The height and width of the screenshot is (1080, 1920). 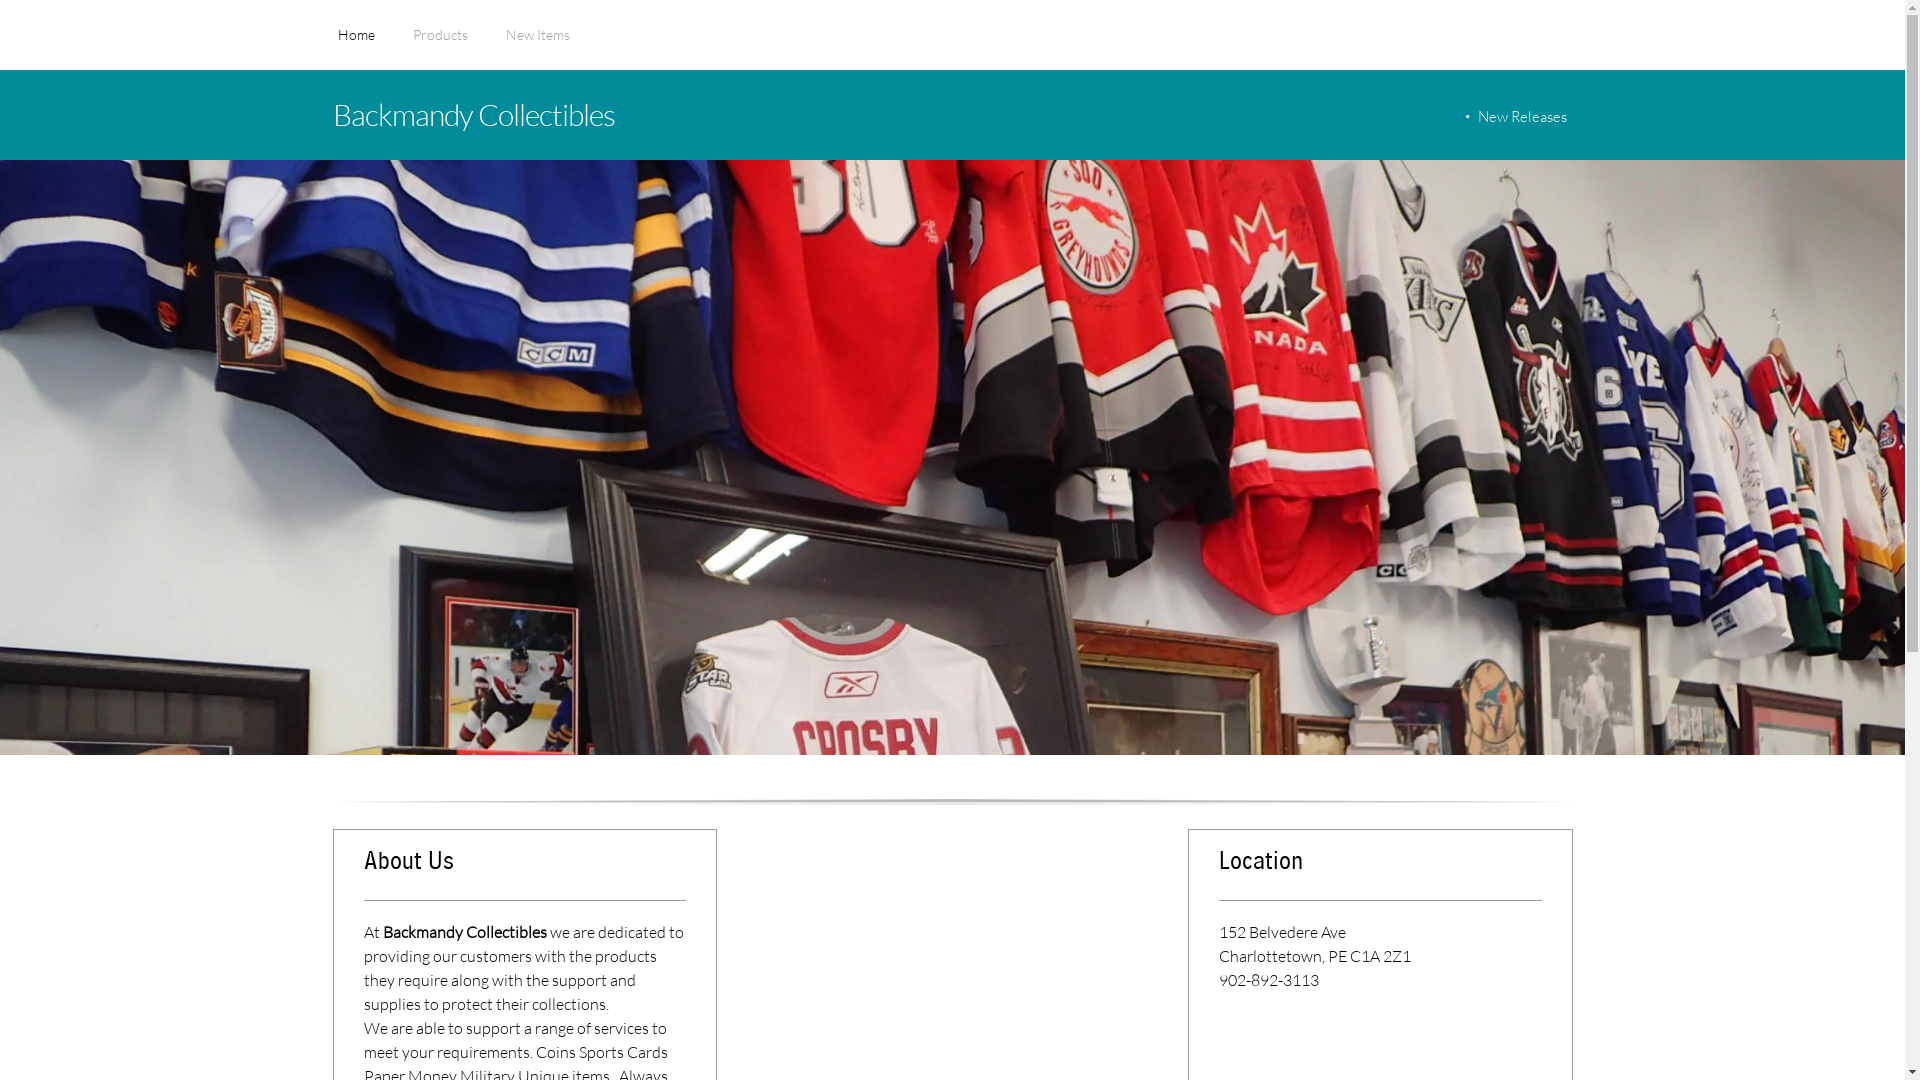 I want to click on 'Products', so click(x=438, y=45).